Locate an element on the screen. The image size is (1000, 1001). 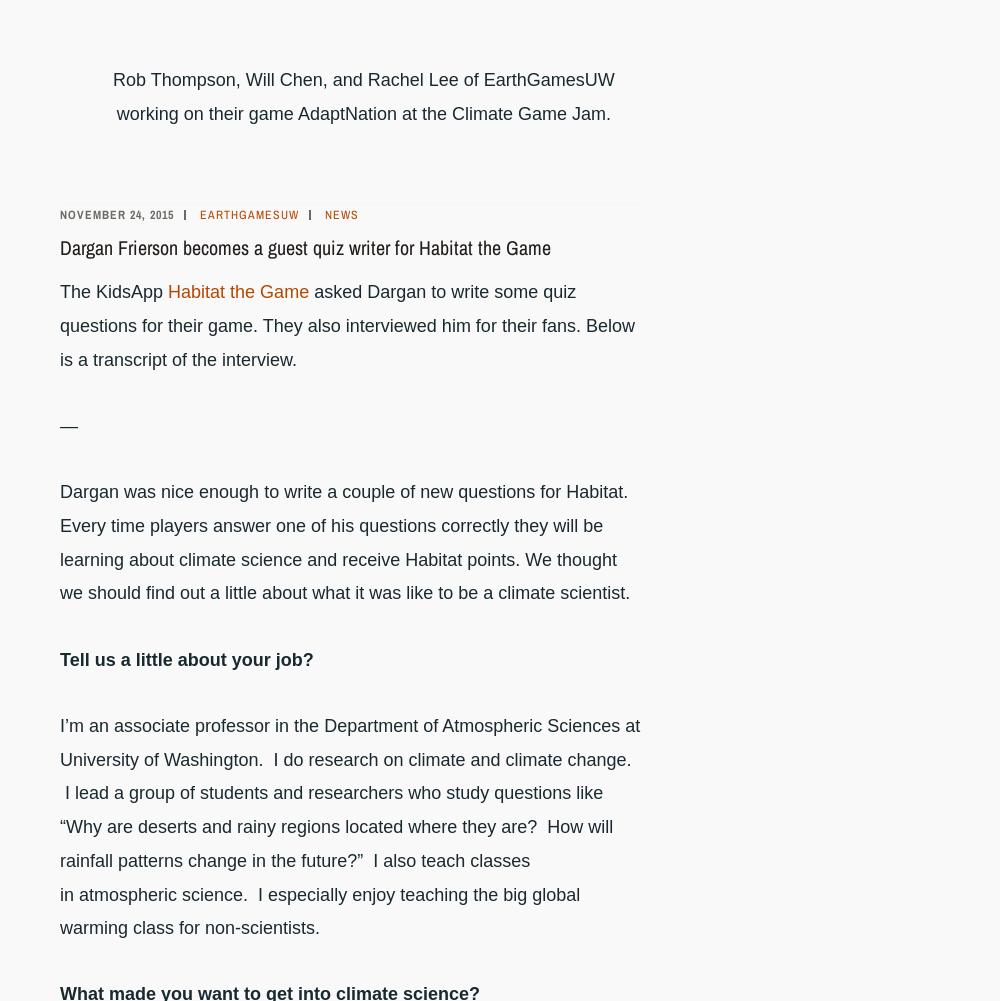
'The KidsApp' is located at coordinates (113, 291).